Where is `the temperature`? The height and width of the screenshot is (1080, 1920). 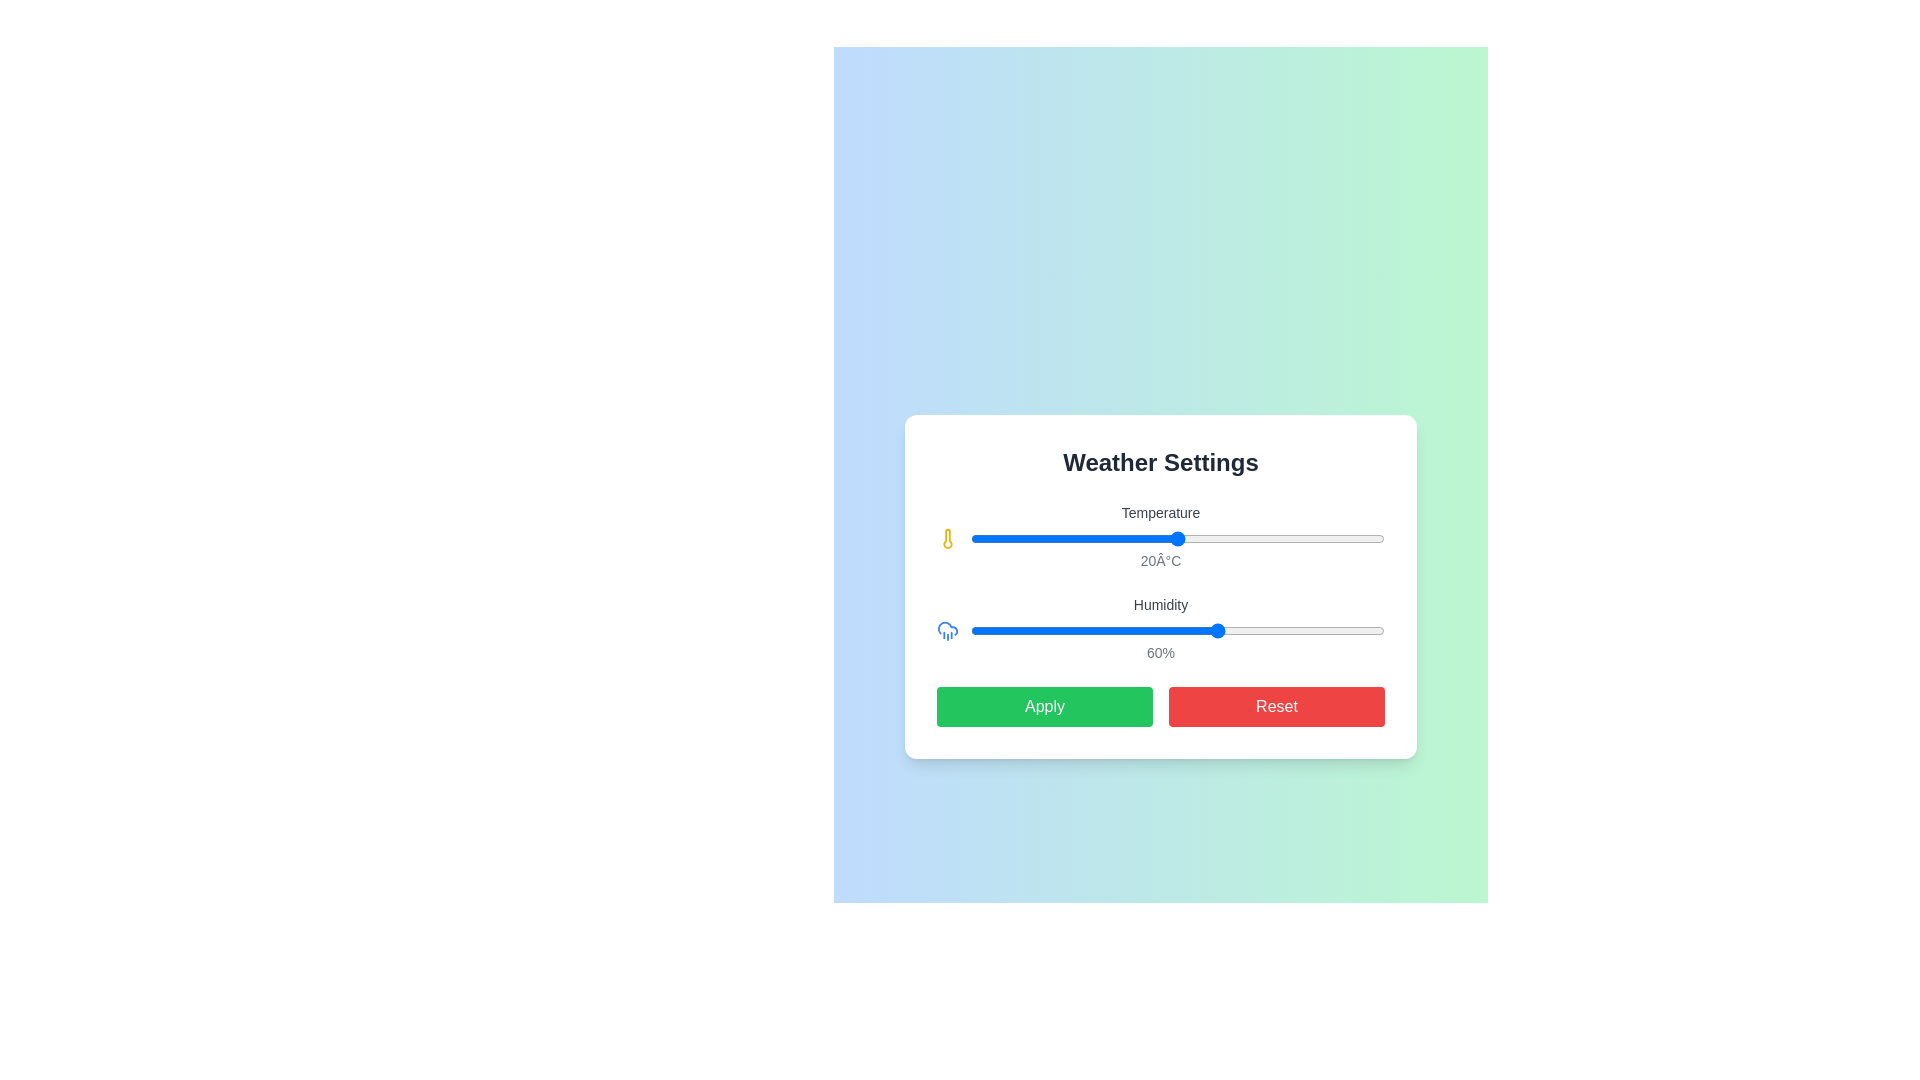
the temperature is located at coordinates (1022, 538).